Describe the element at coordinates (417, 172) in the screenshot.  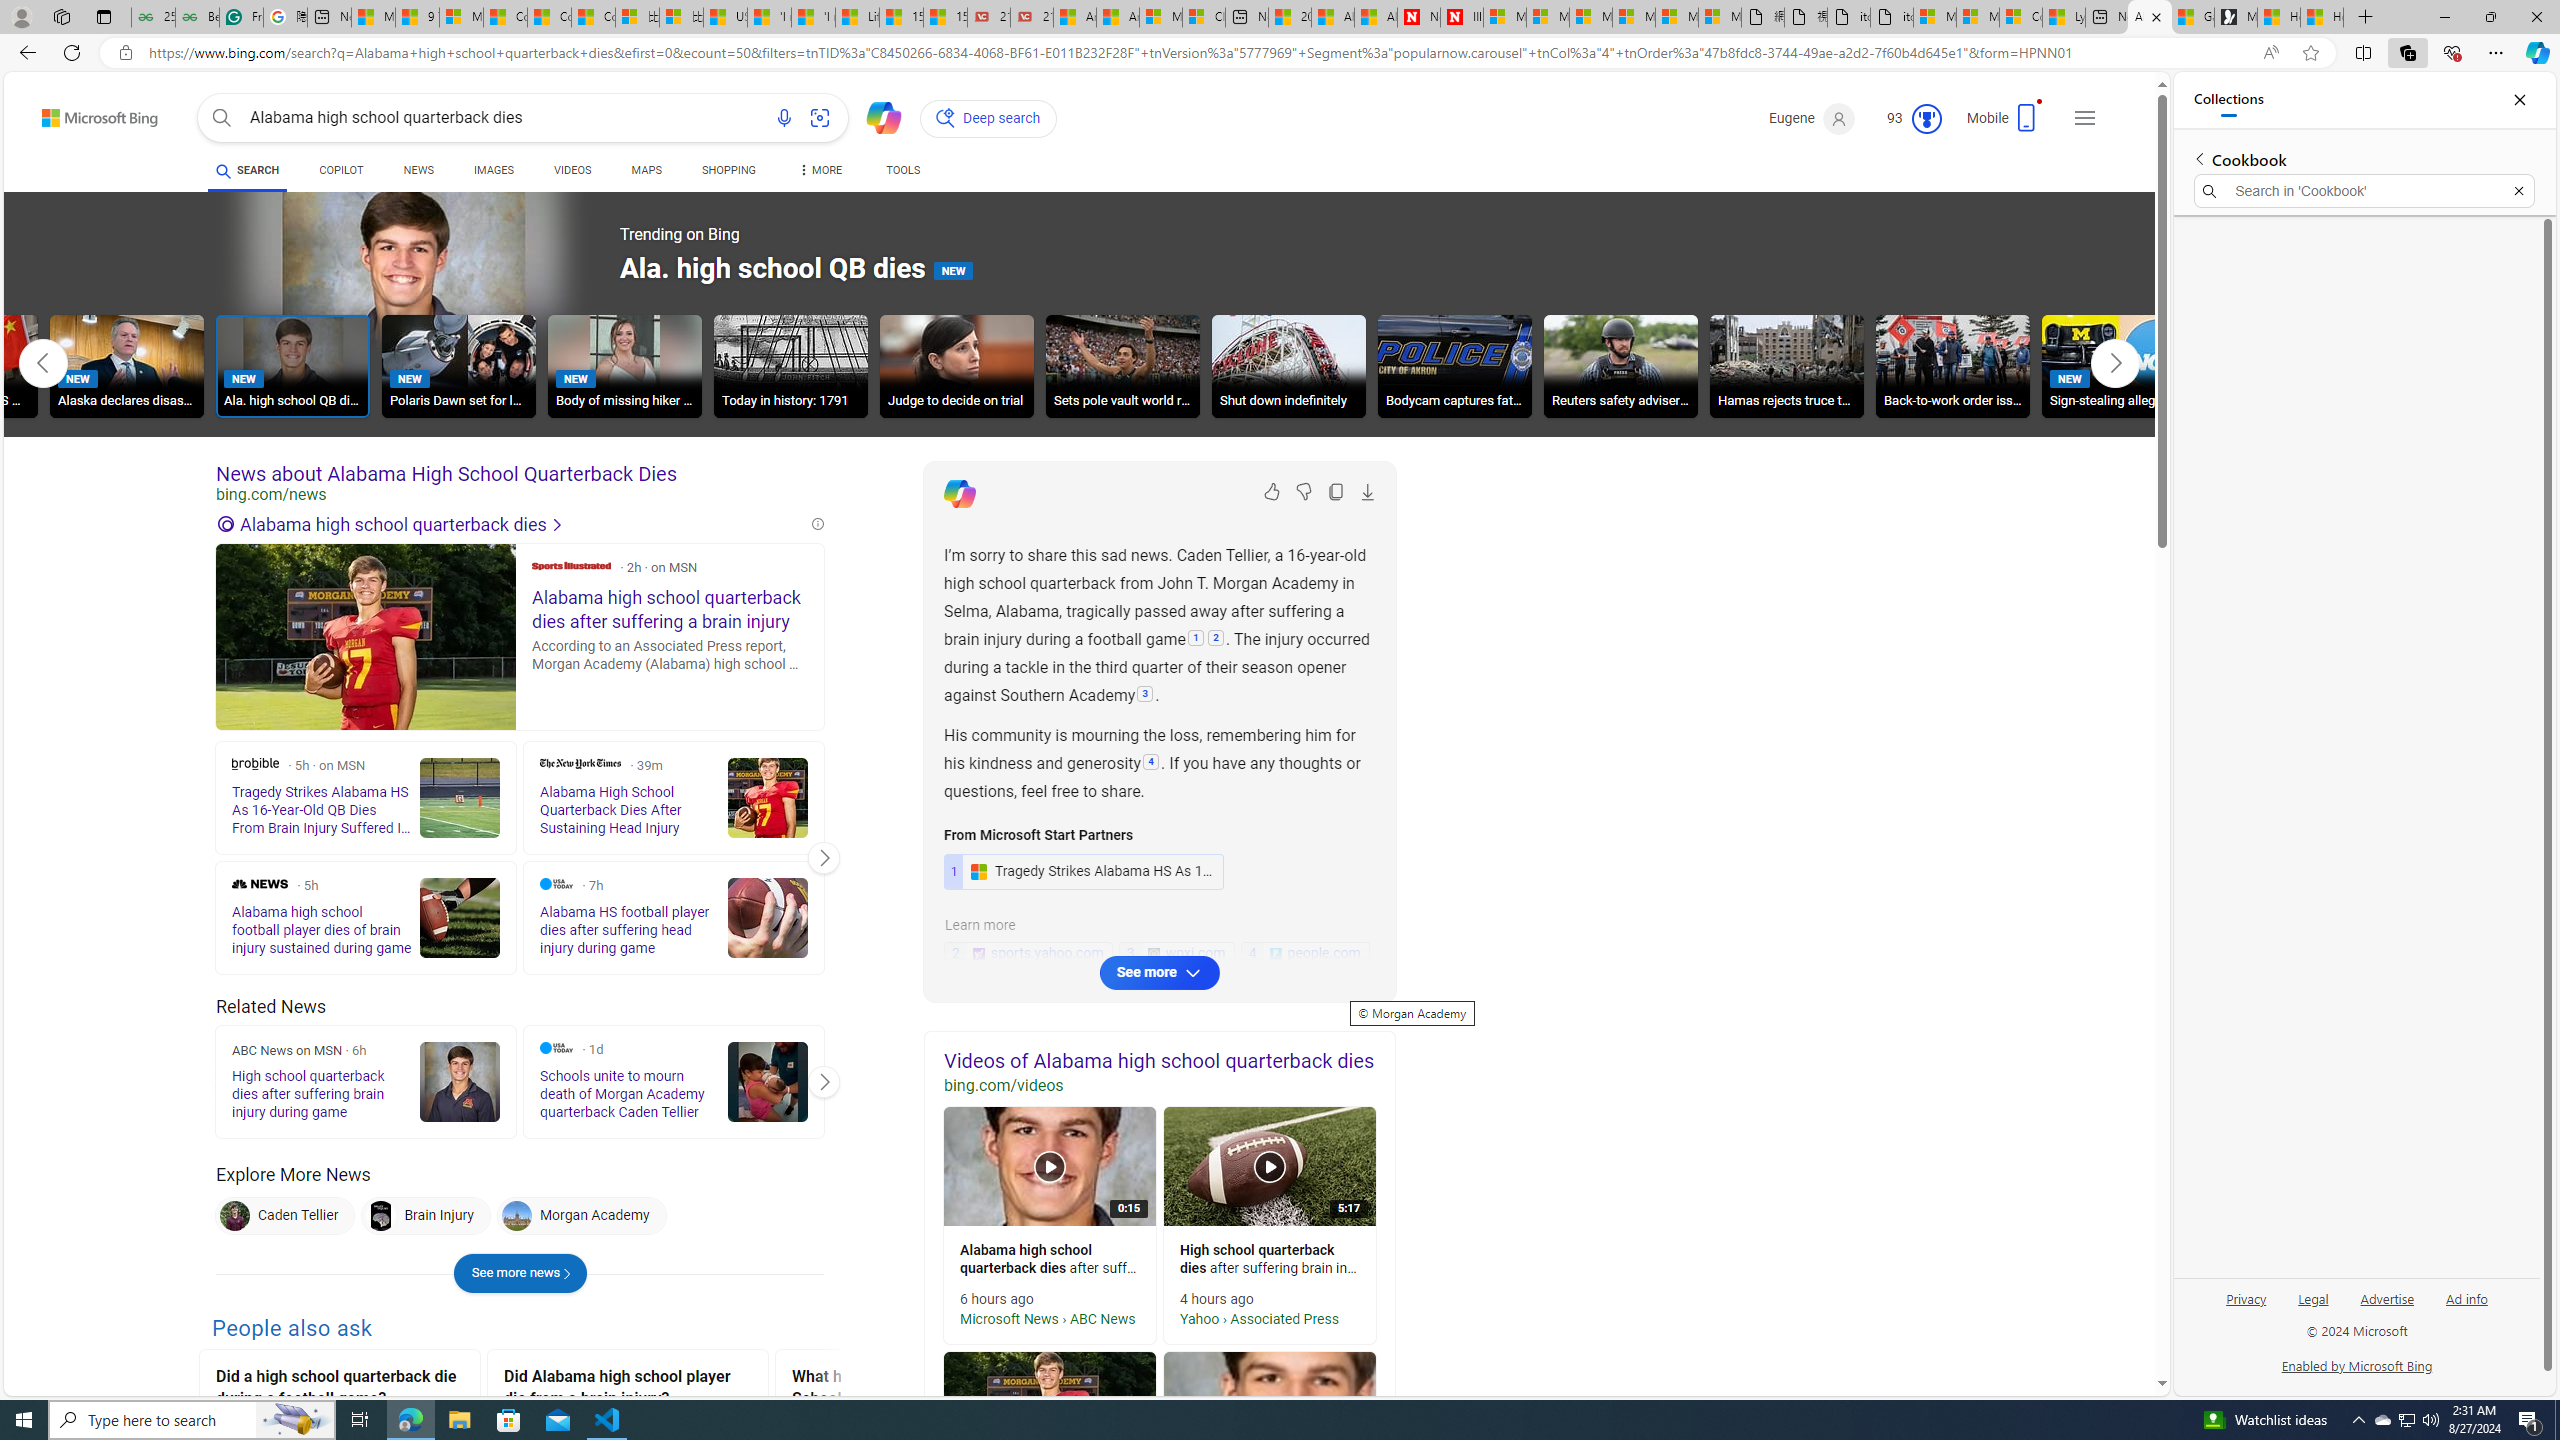
I see `'NEWS'` at that location.